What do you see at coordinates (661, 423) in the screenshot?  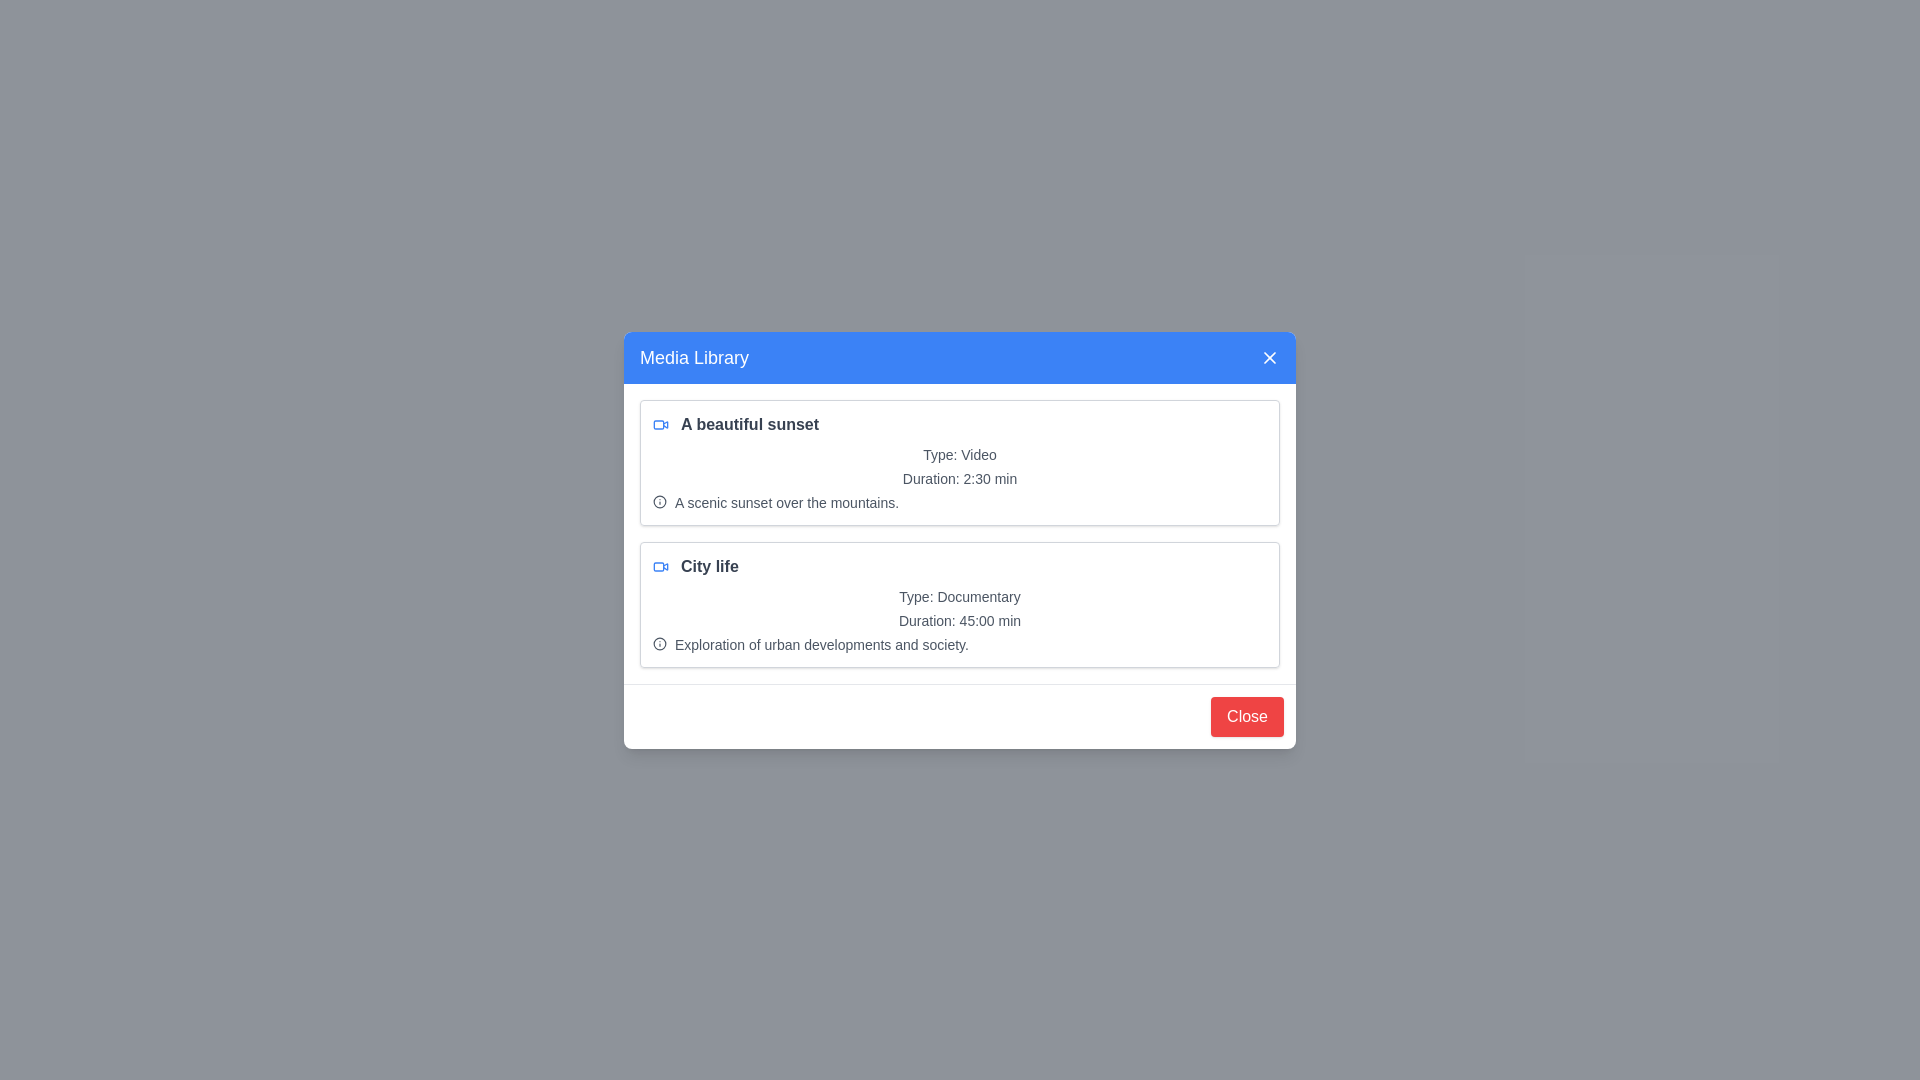 I see `the video content icon located at the leftmost side of the title bar for 'A beautiful sunset' in the media list` at bounding box center [661, 423].